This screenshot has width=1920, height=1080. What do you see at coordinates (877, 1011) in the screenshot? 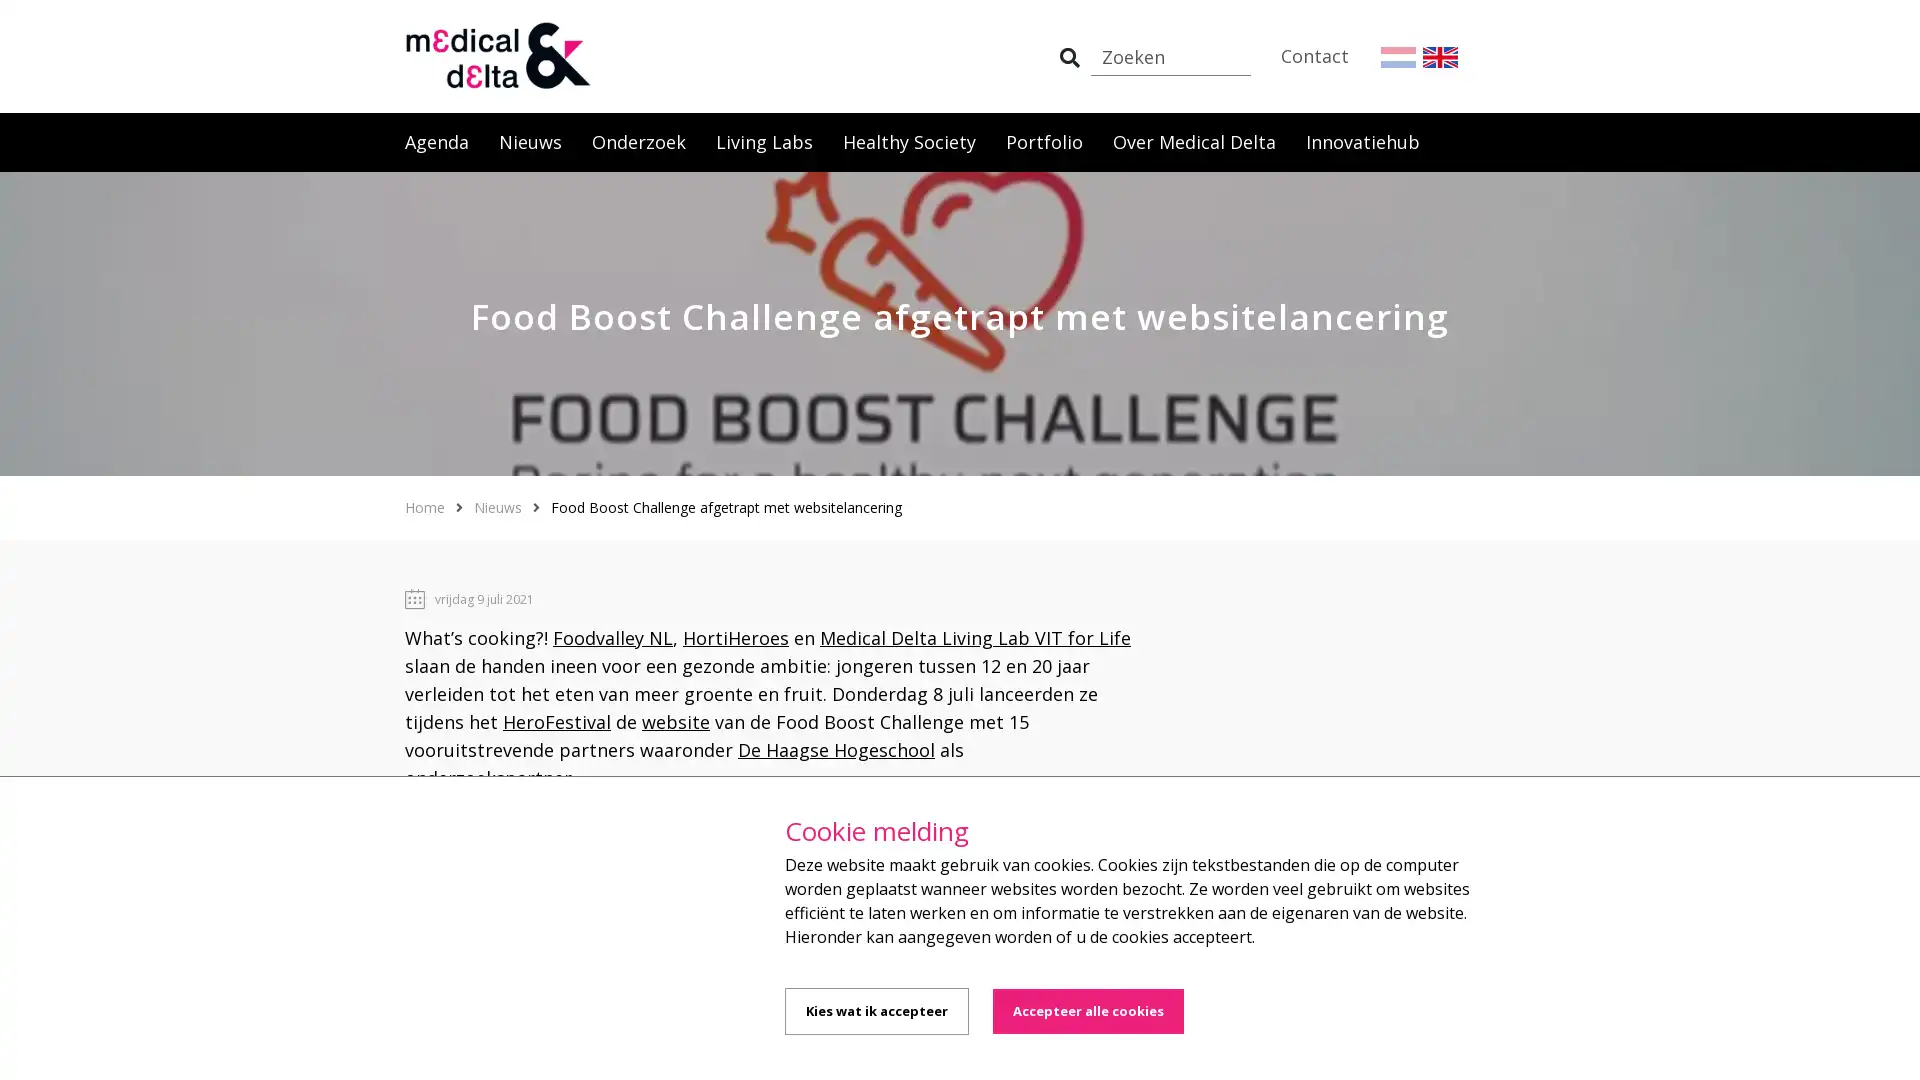
I see `Kies wat ik accepteer` at bounding box center [877, 1011].